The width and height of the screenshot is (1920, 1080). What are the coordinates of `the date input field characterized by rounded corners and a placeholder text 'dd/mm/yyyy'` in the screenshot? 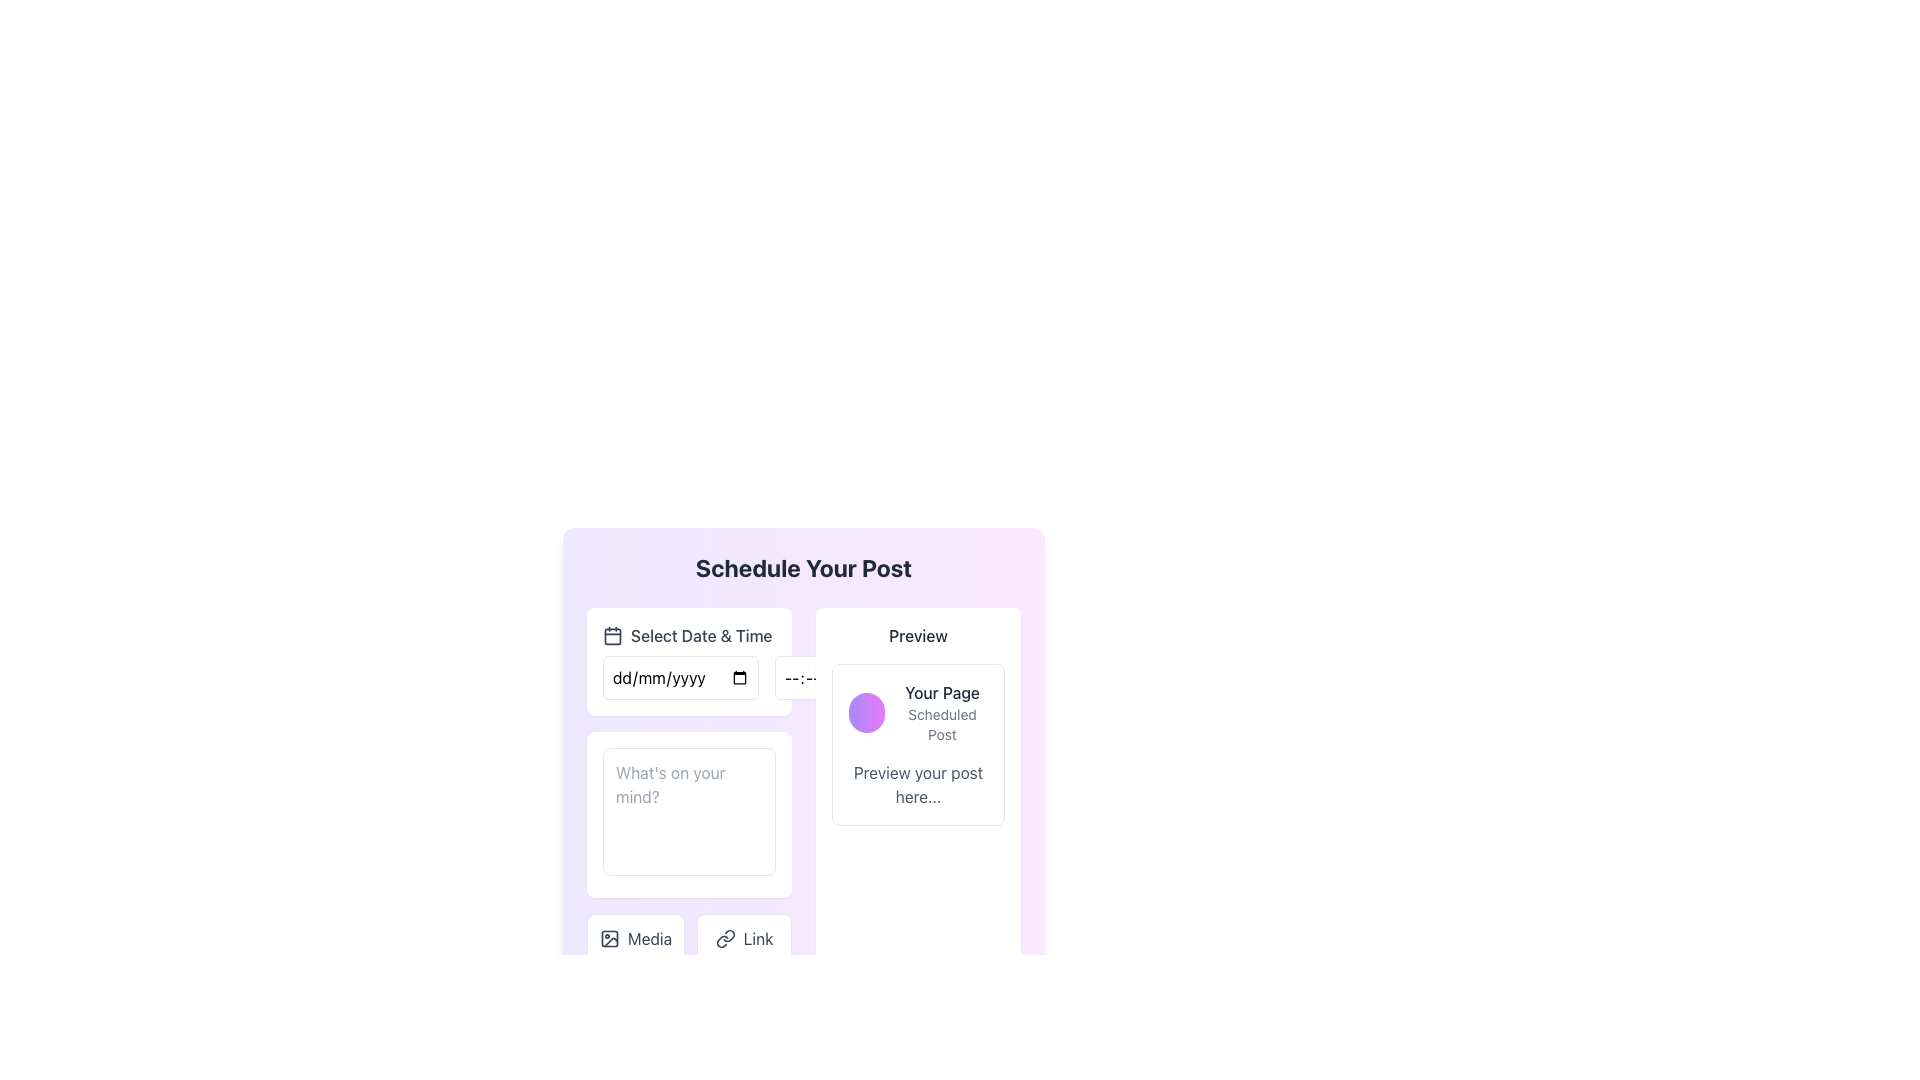 It's located at (681, 677).